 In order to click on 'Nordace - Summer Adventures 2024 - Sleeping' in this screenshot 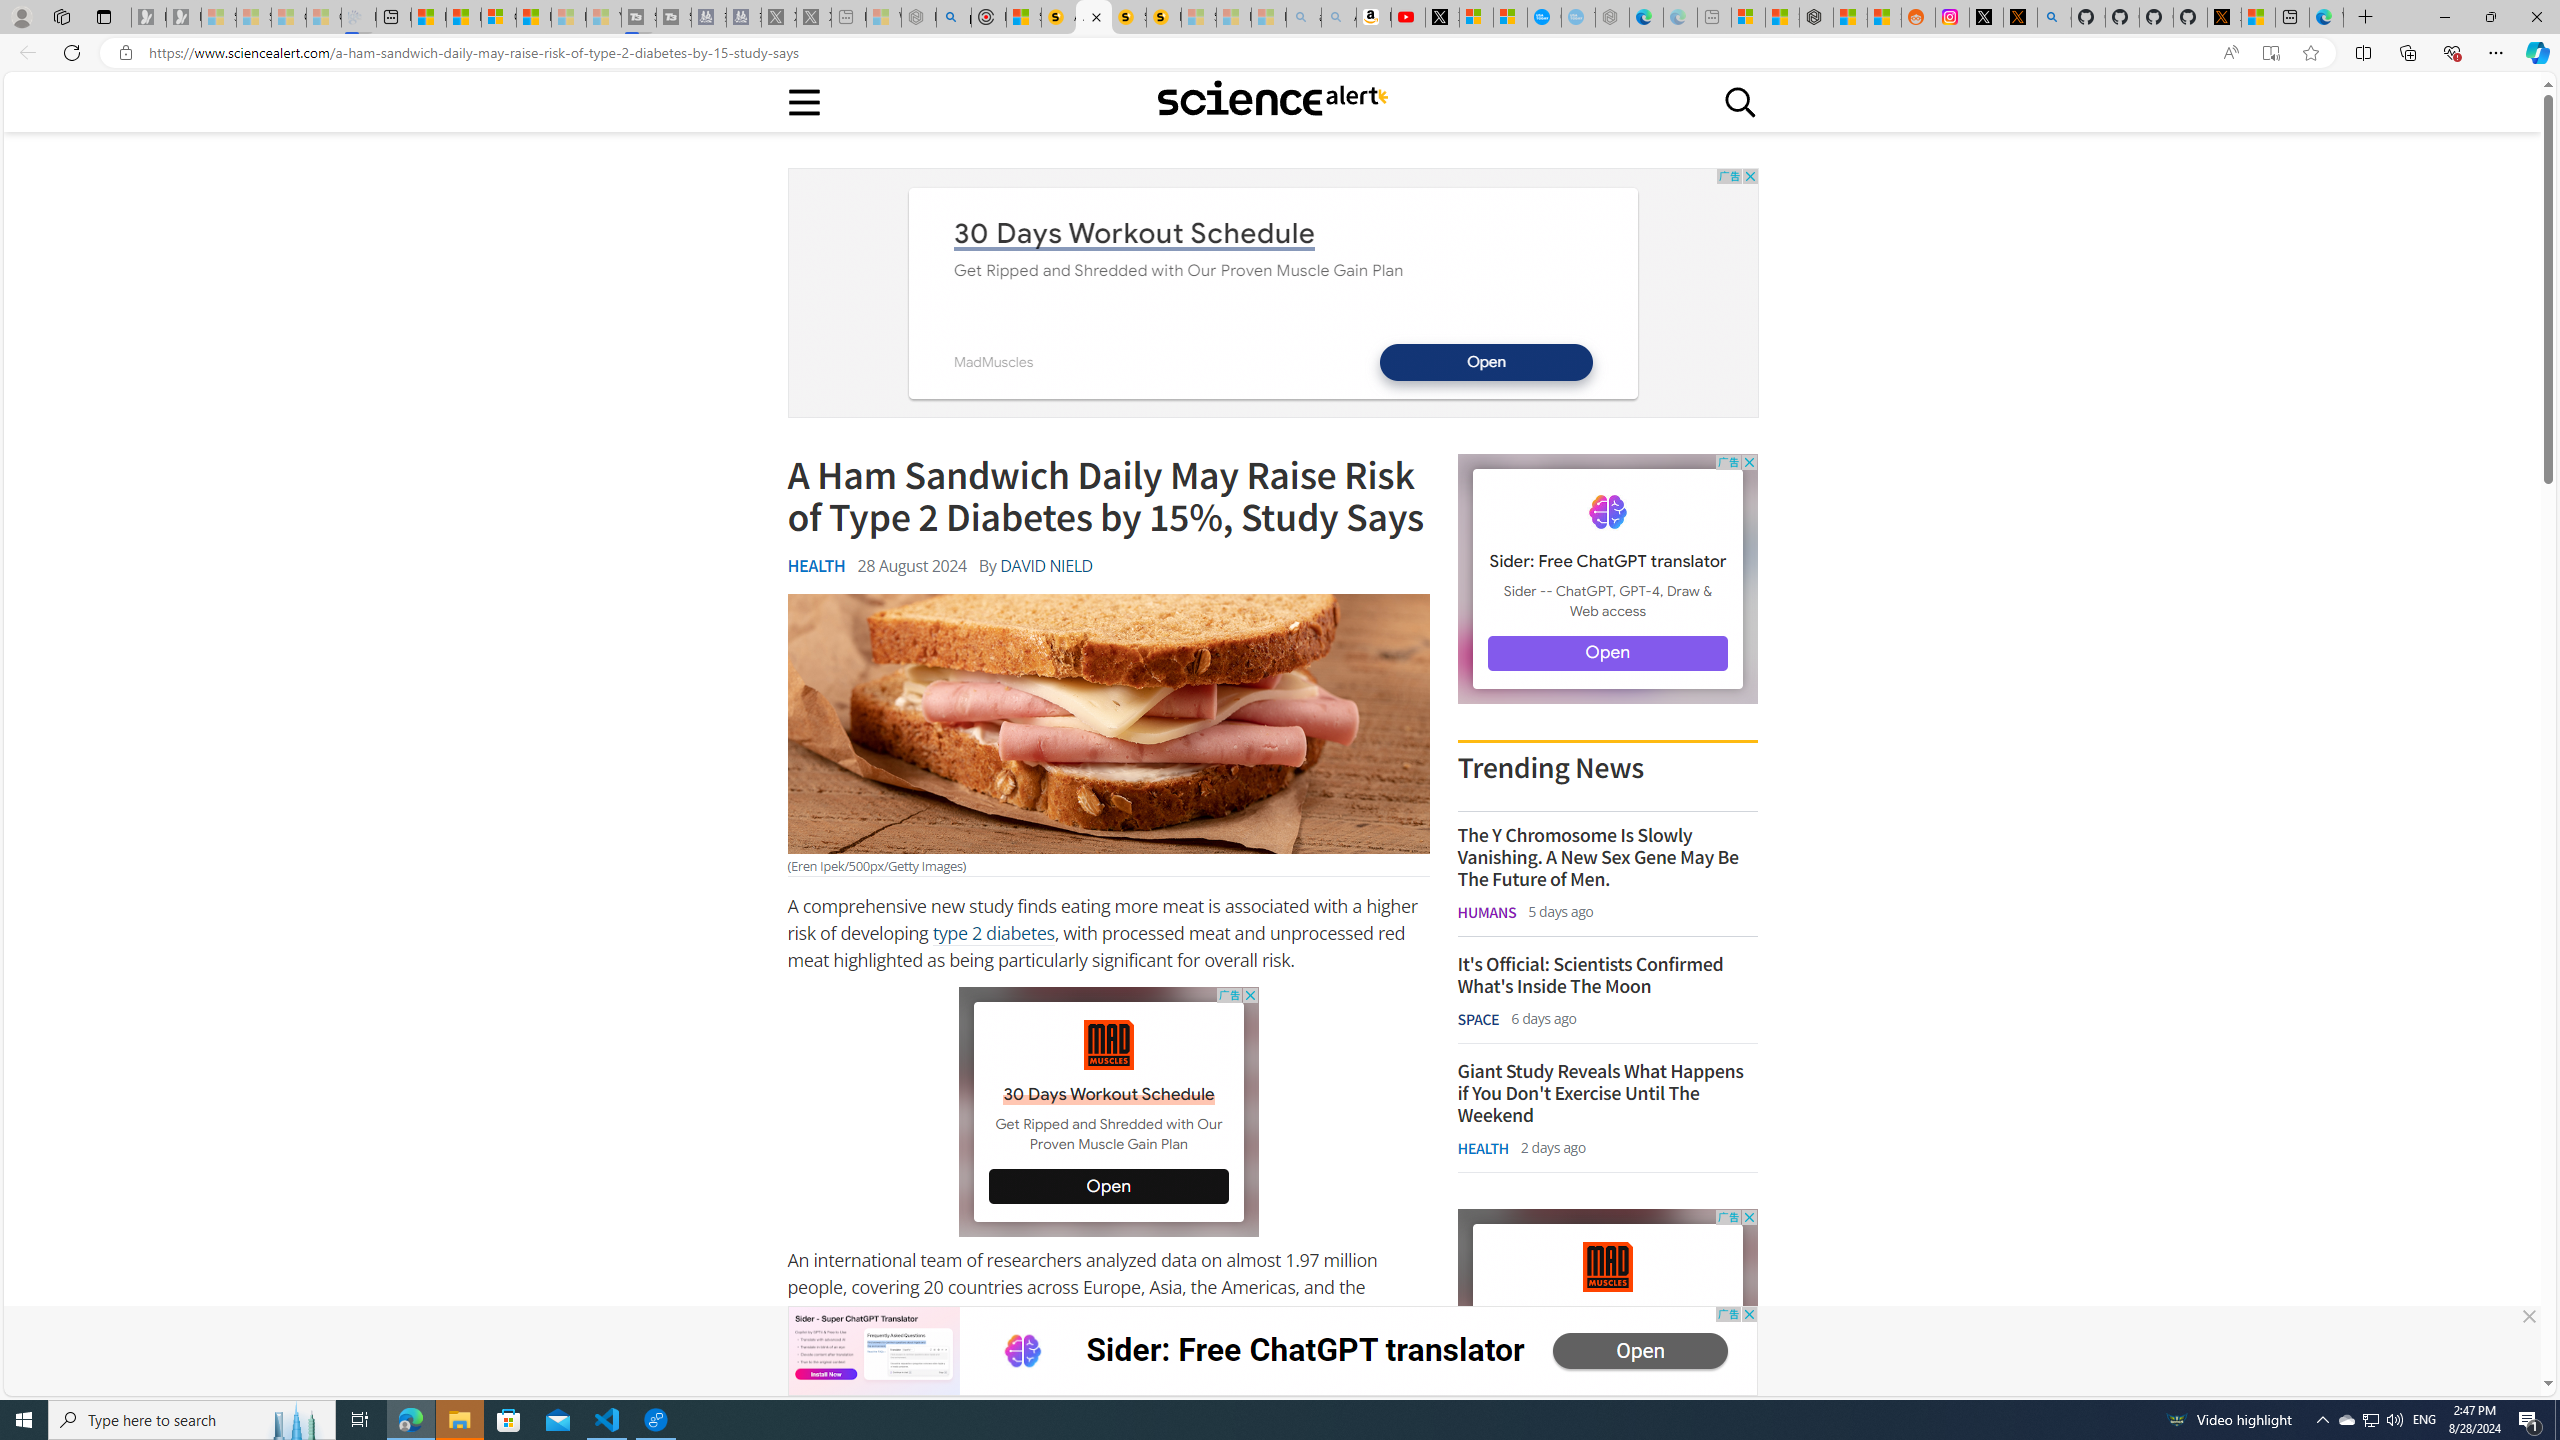, I will do `click(918, 16)`.